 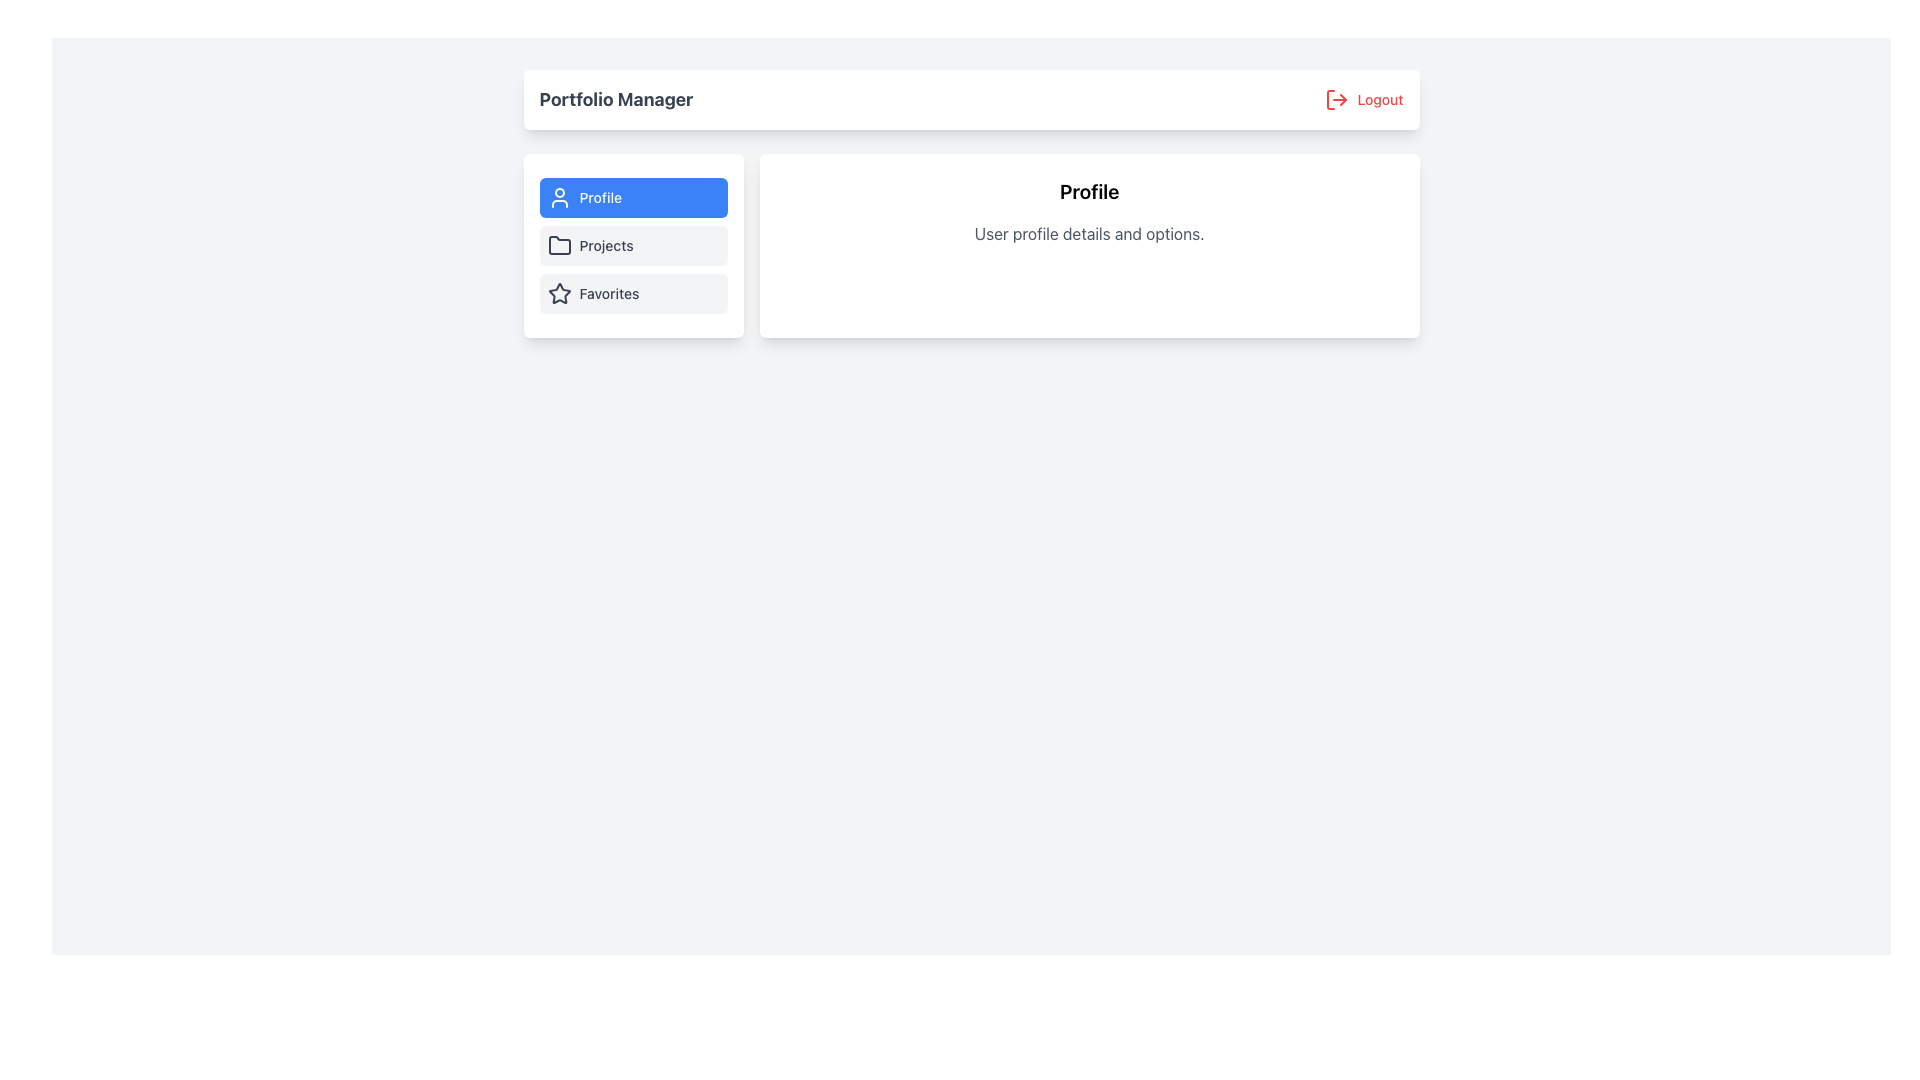 I want to click on the 'Favorites' button, which is the third item in the vertical menu on the left panel, below 'Profile' and 'Projects', to change its highlight style, so click(x=632, y=293).